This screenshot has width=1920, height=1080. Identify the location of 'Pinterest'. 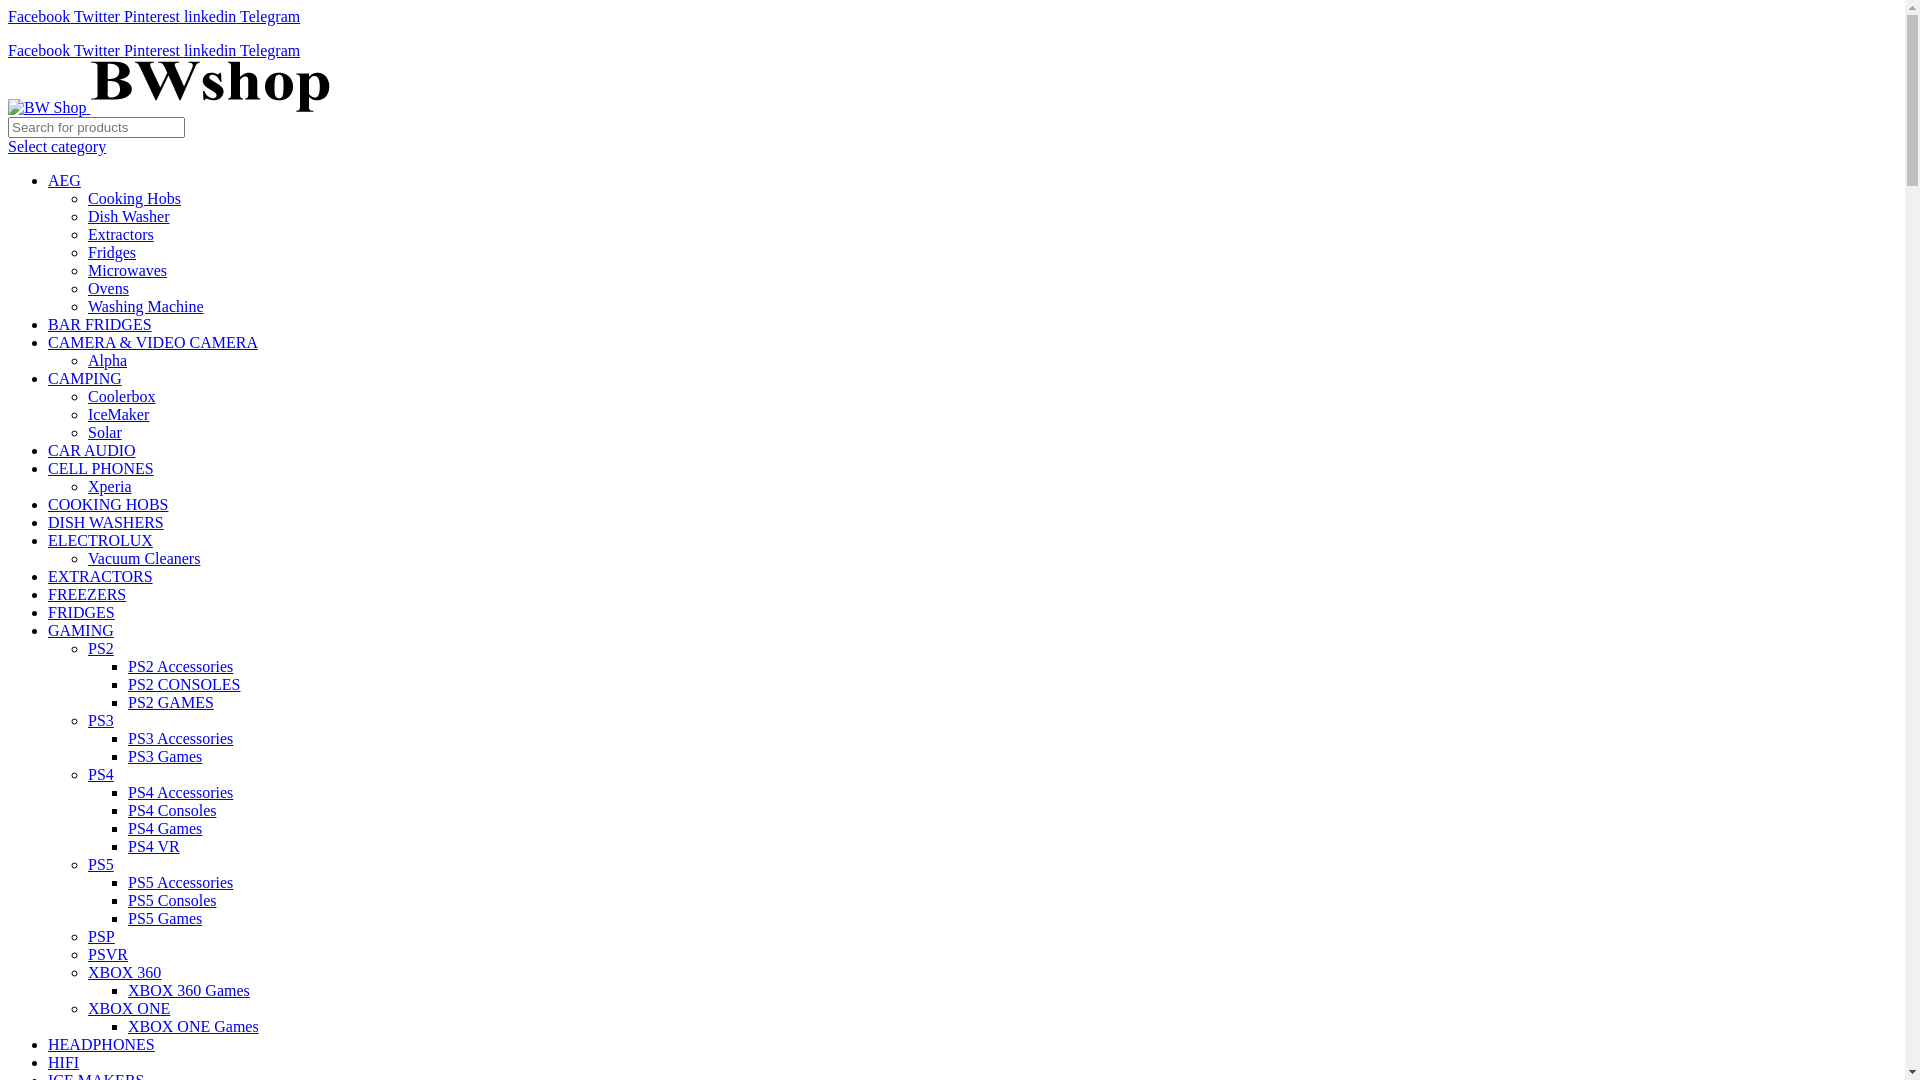
(152, 49).